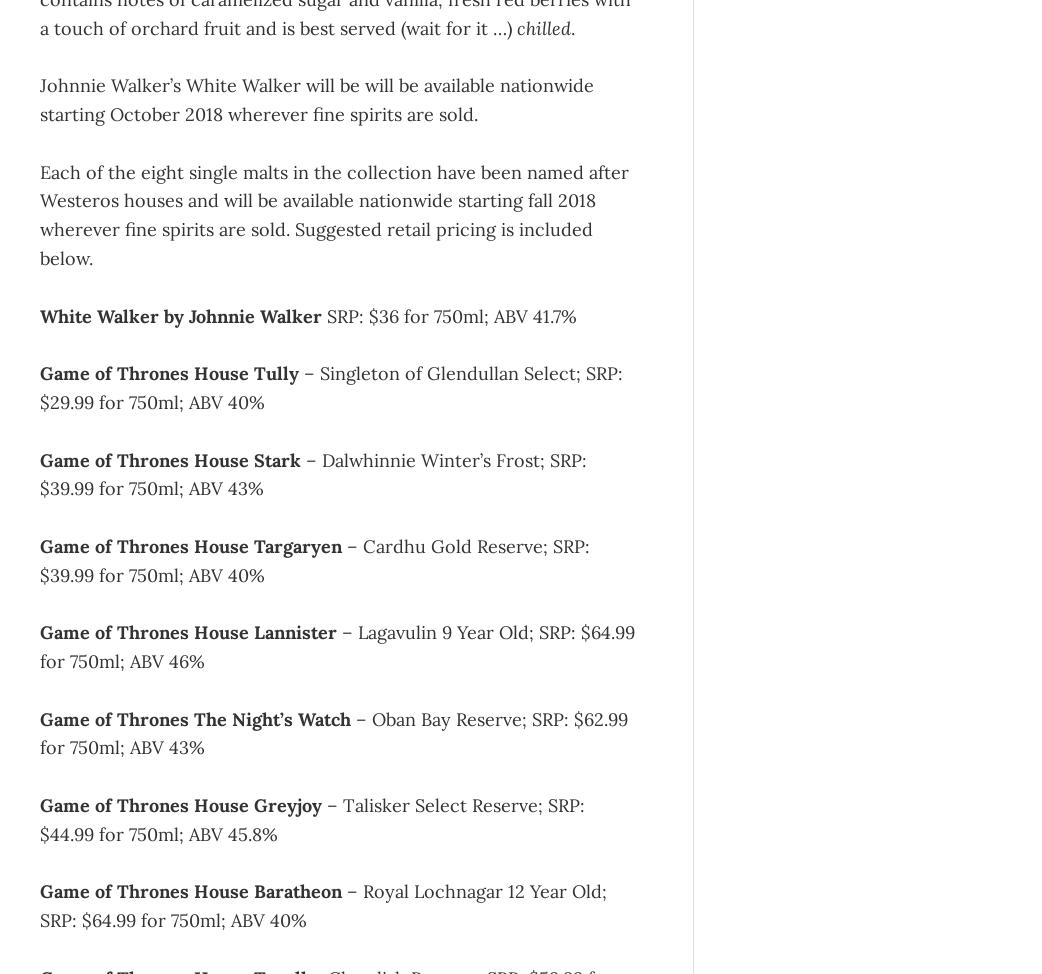 This screenshot has height=974, width=1042. I want to click on '– Cardhu Gold Reserve; SRP: $39.99 for 750ml; ABV 40%', so click(314, 559).